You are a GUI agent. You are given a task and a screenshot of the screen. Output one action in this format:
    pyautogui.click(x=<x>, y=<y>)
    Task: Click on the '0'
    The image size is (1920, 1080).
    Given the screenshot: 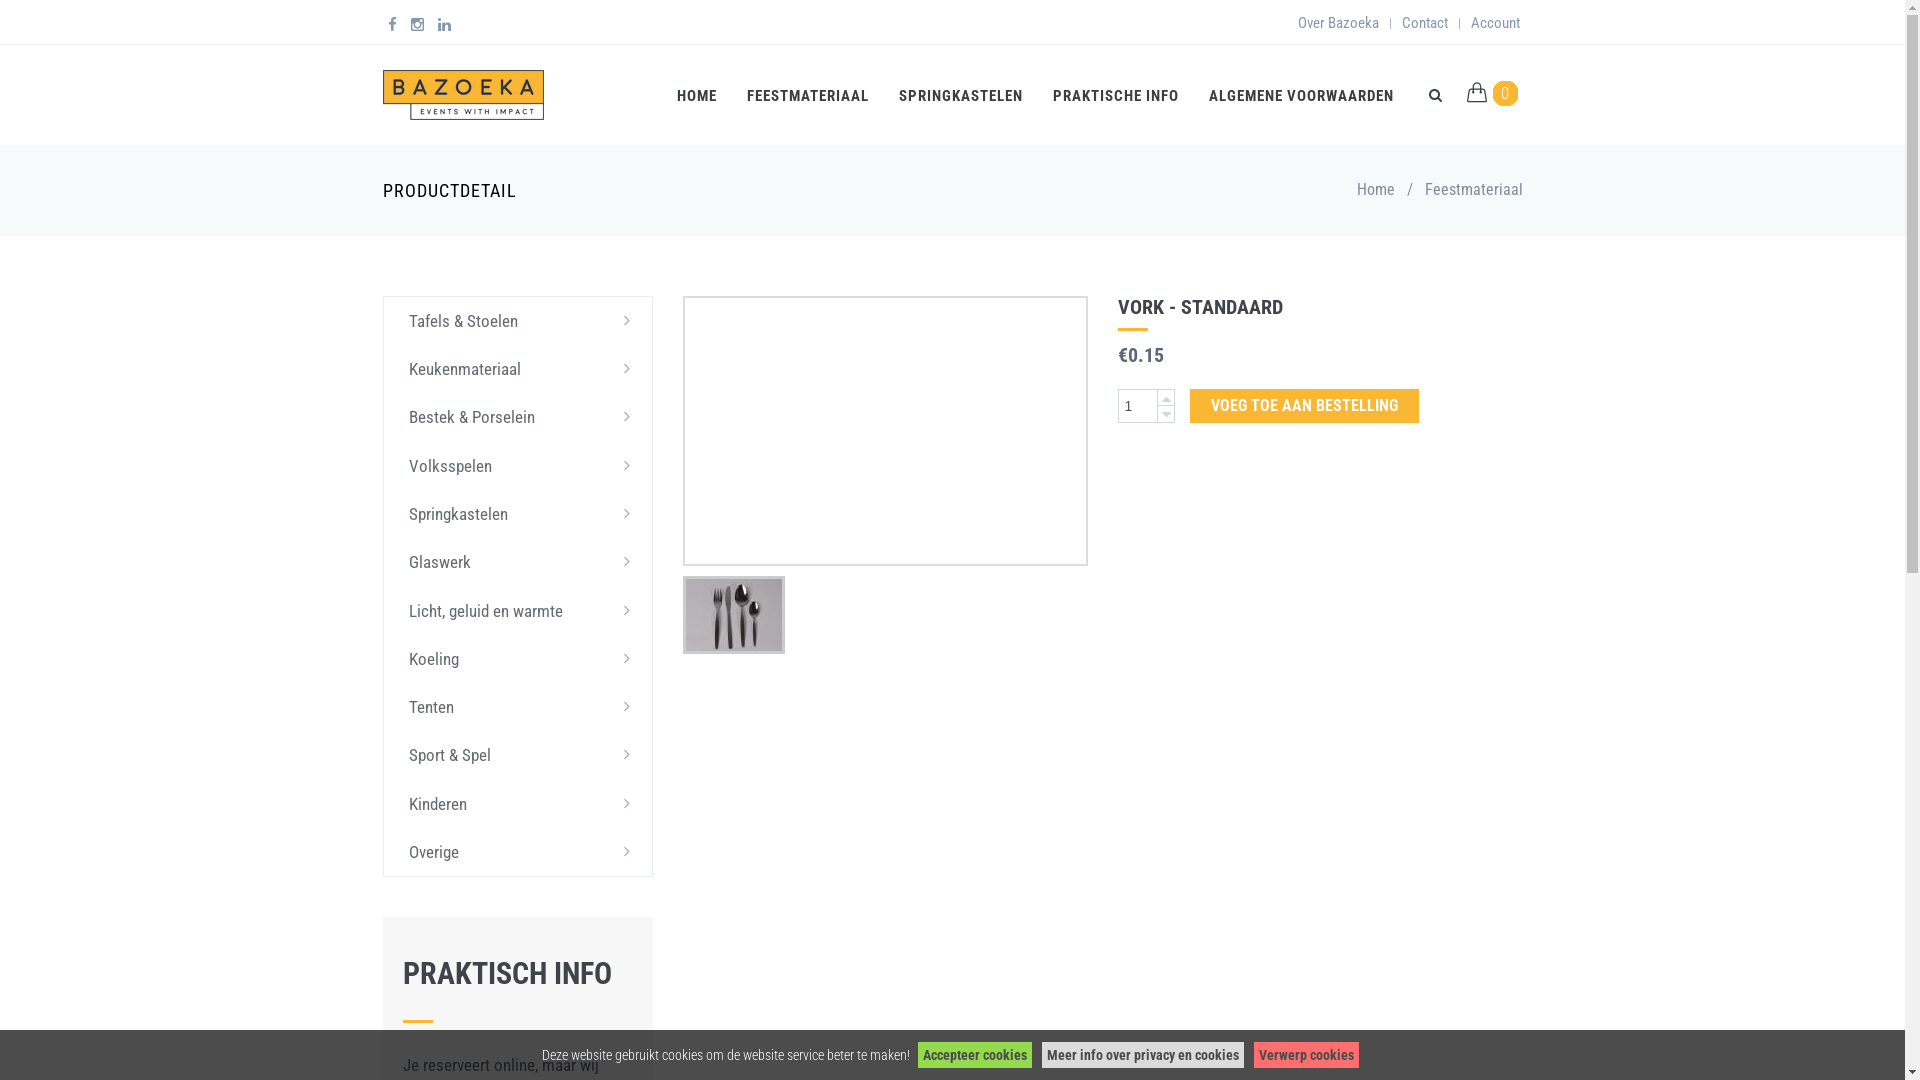 What is the action you would take?
    pyautogui.click(x=1505, y=92)
    